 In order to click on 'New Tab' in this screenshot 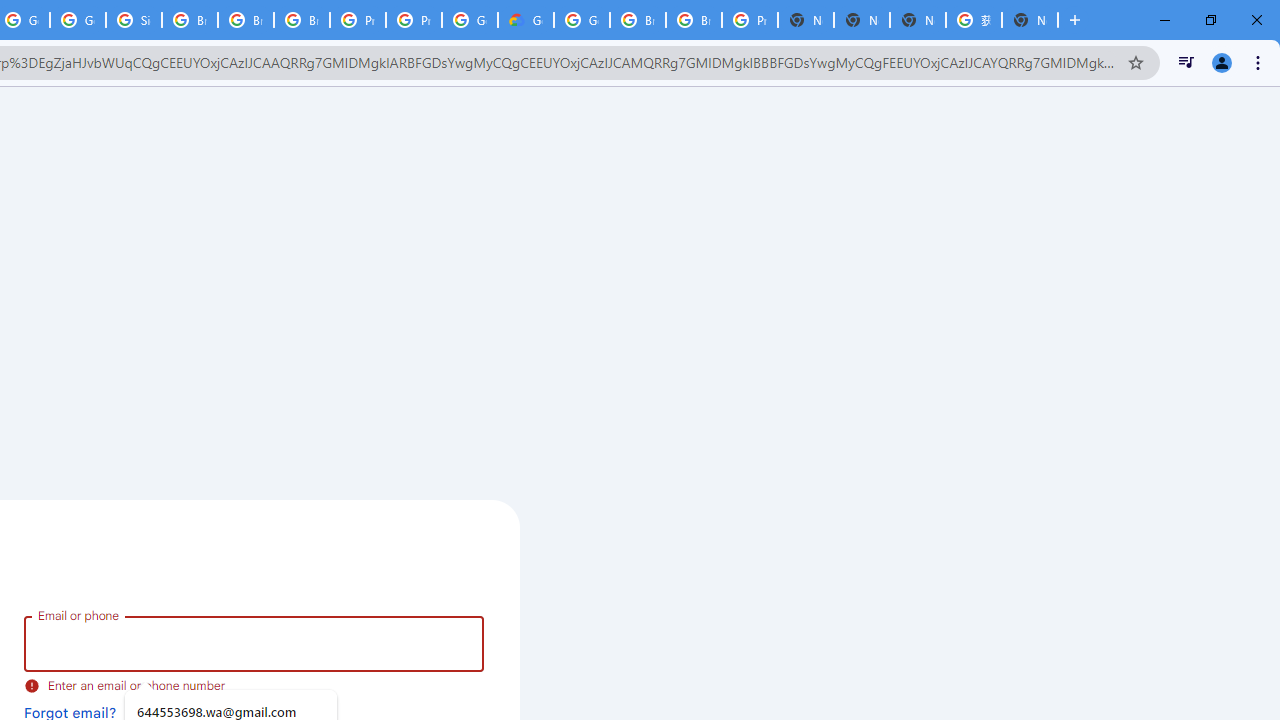, I will do `click(1030, 20)`.